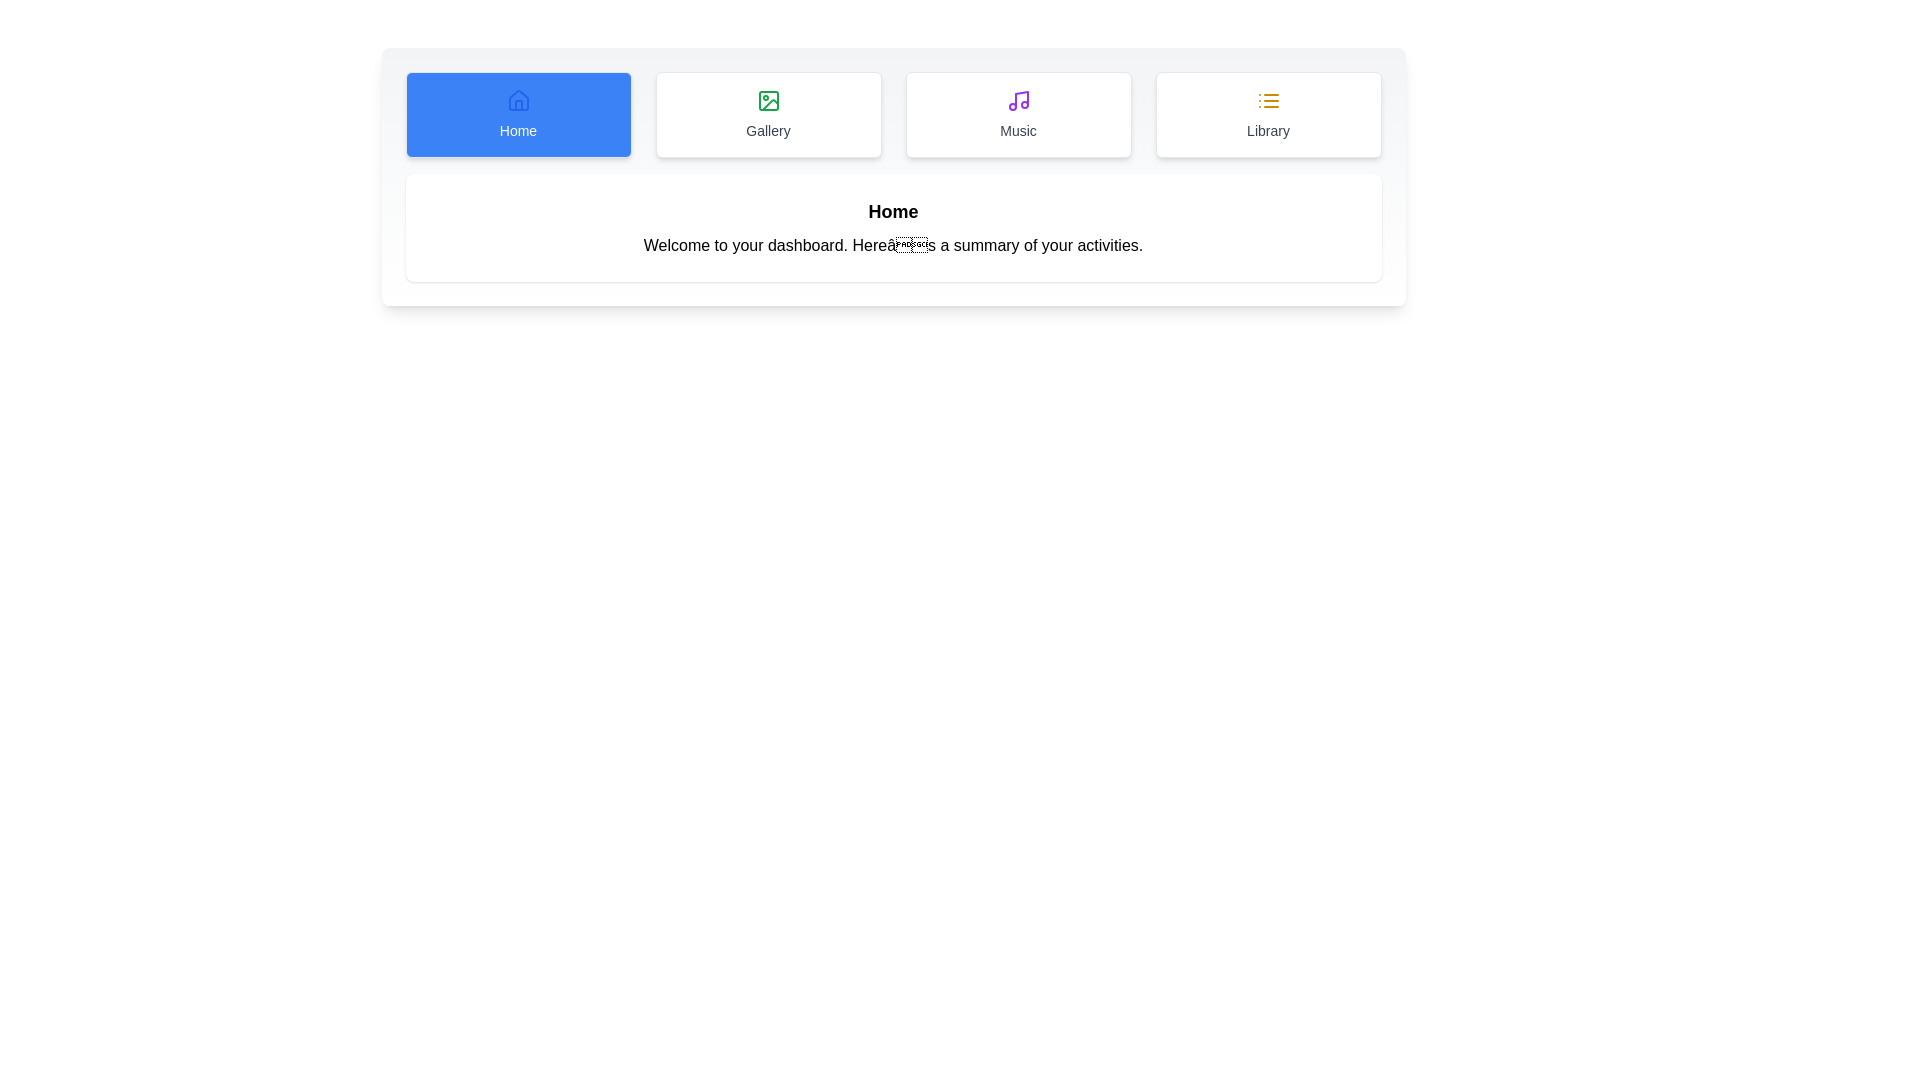 The height and width of the screenshot is (1080, 1920). I want to click on the Library tab to switch to it, so click(1267, 115).